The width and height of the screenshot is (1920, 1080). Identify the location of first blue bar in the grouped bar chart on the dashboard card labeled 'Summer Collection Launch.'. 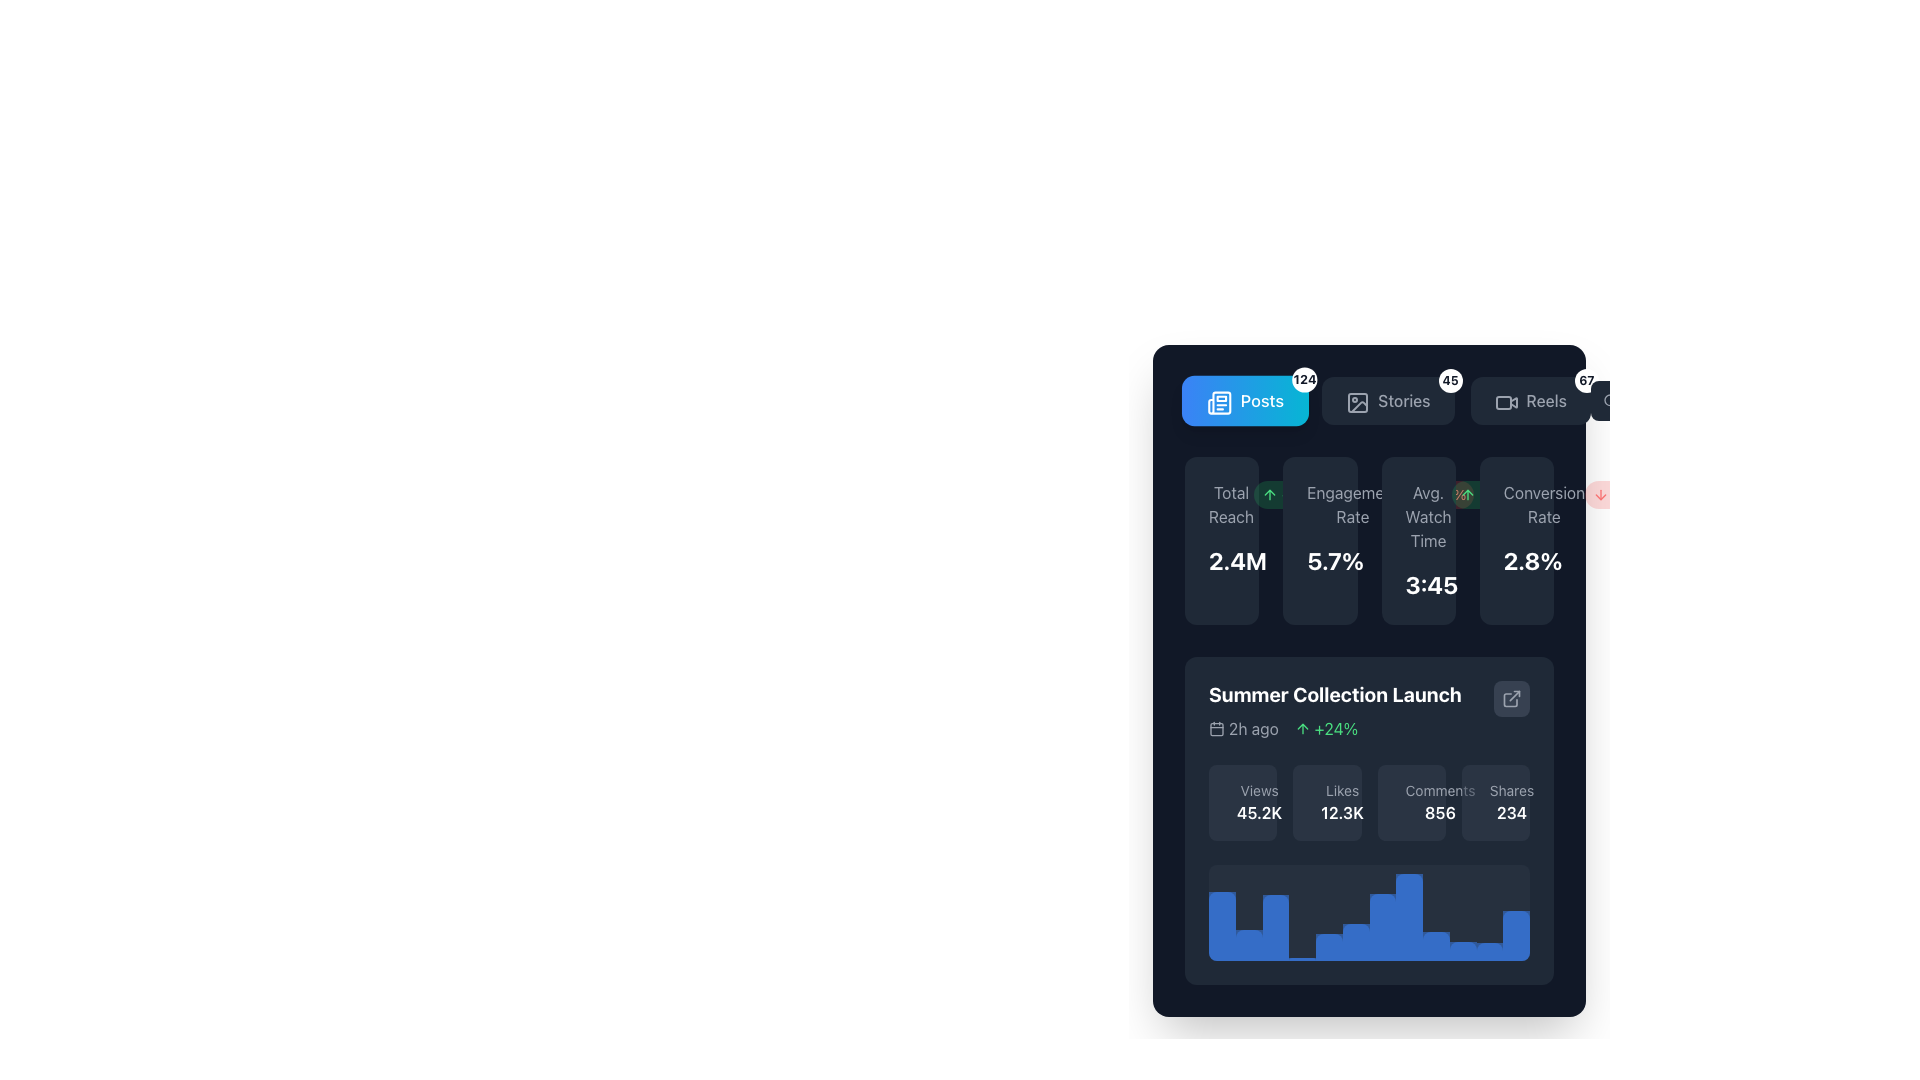
(1221, 926).